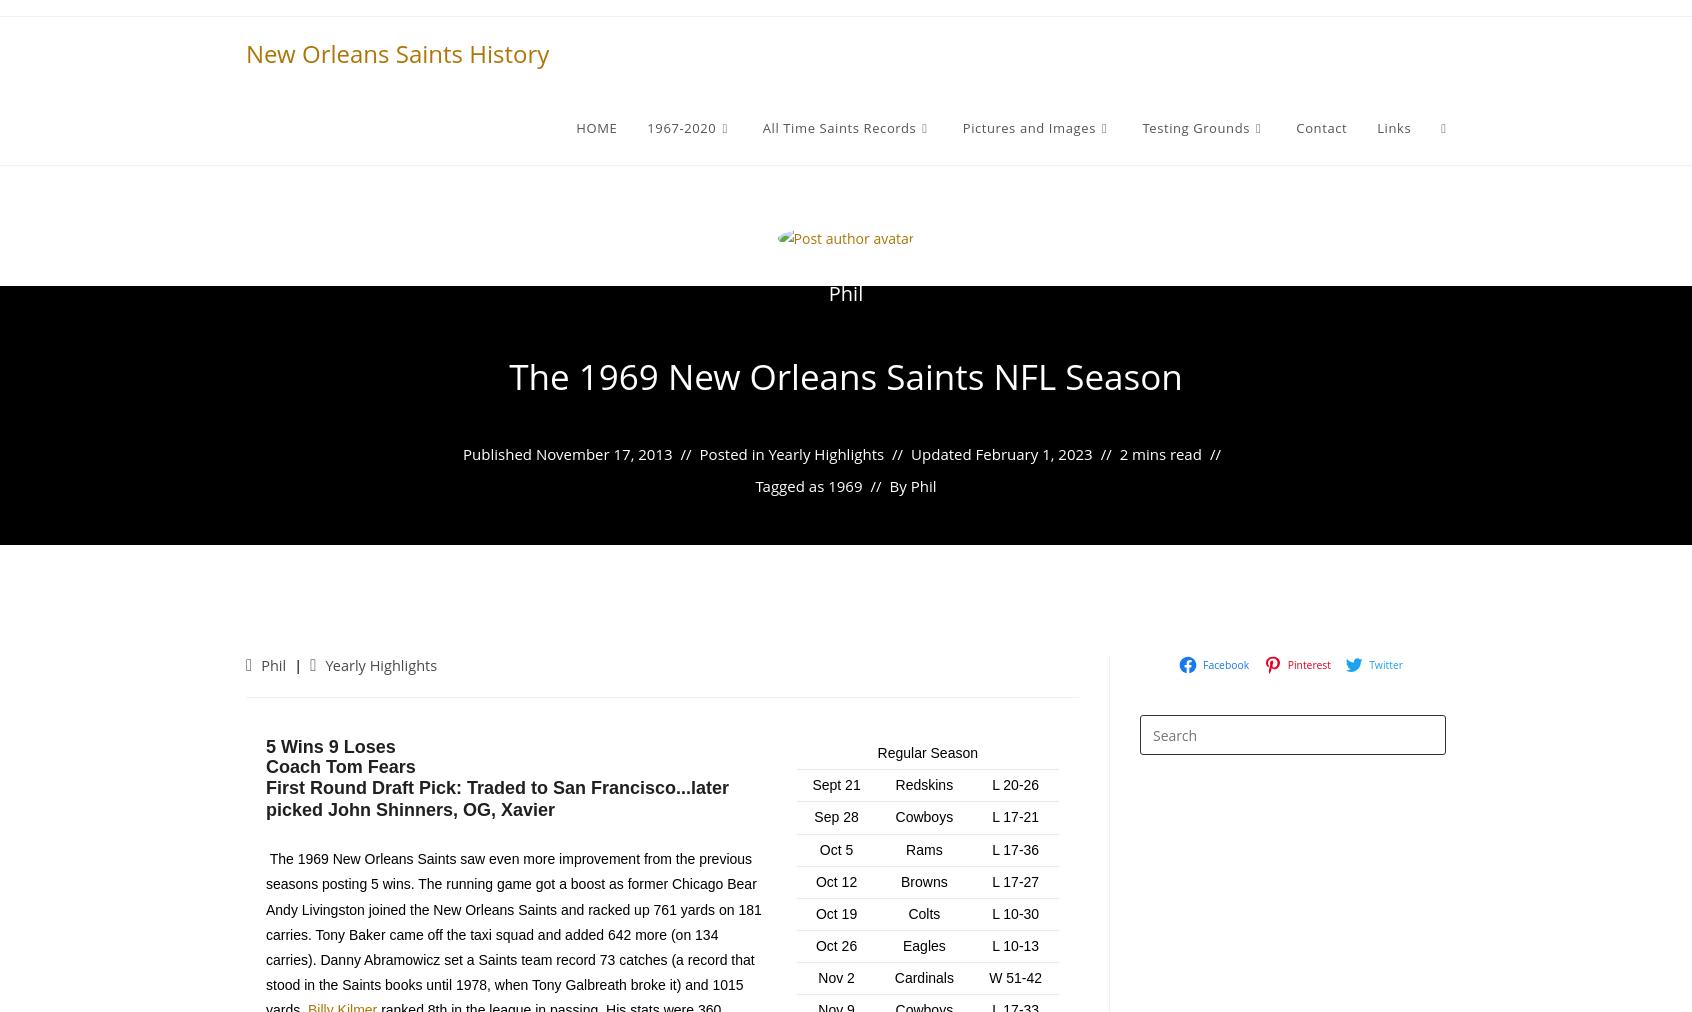 The width and height of the screenshot is (1692, 1012). Describe the element at coordinates (924, 880) in the screenshot. I see `'Browns'` at that location.